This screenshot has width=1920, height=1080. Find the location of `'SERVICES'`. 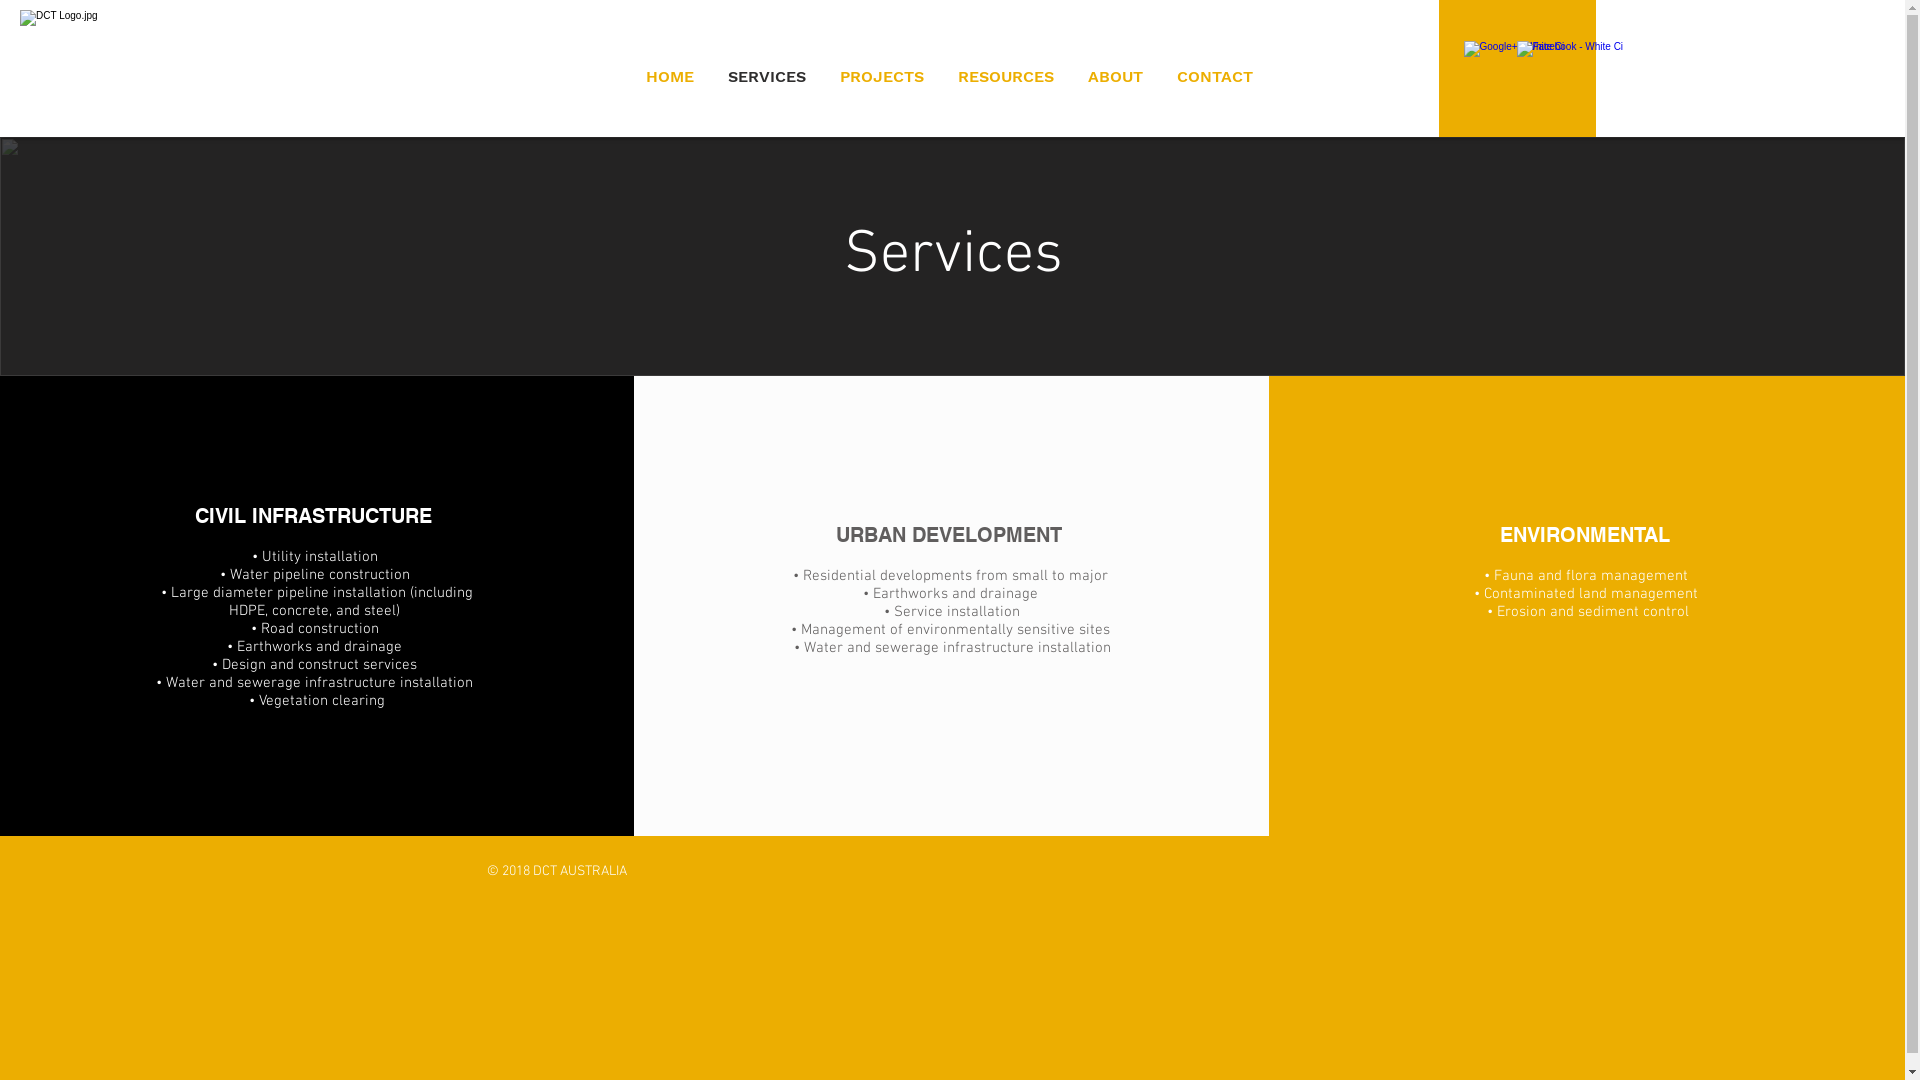

'SERVICES' is located at coordinates (710, 75).